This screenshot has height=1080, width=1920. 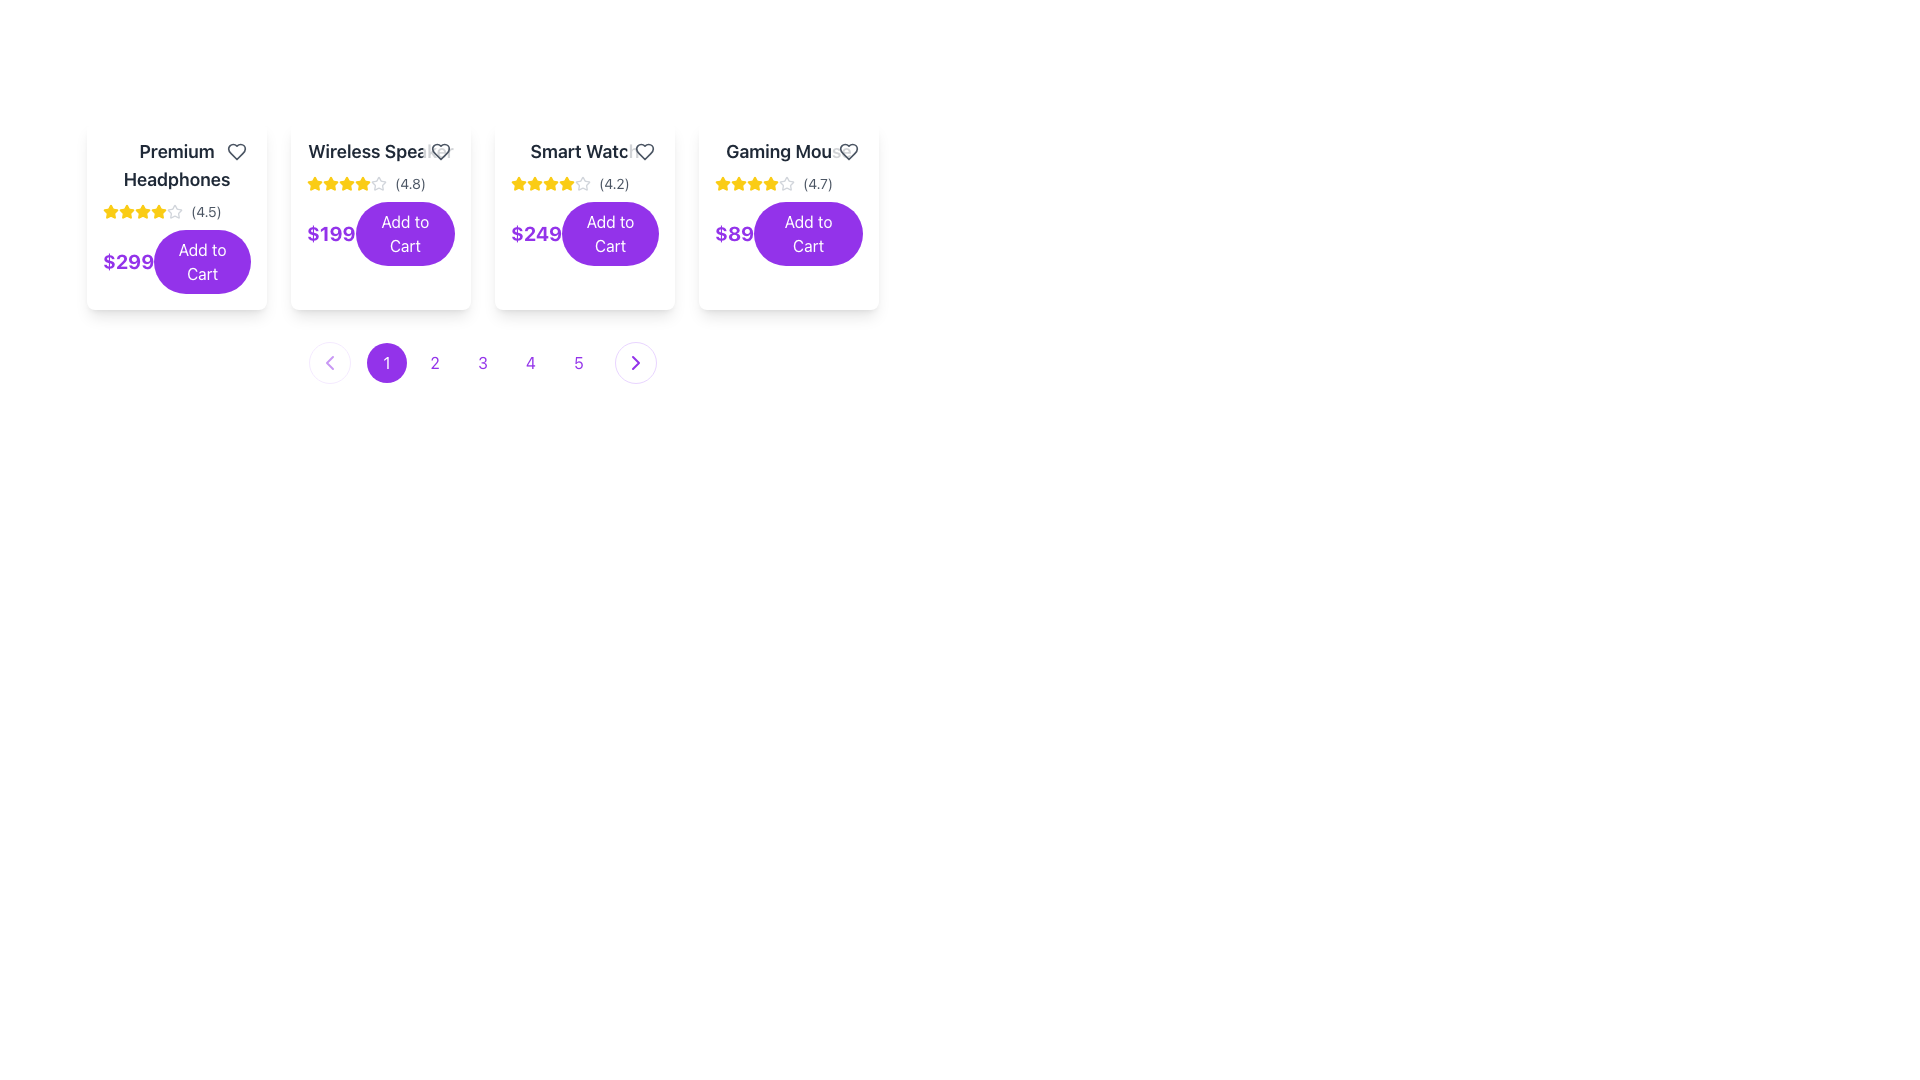 What do you see at coordinates (380, 216) in the screenshot?
I see `the 'Add to Cart' button on the Wireless Speaker product card, which is the second card in a grid layout` at bounding box center [380, 216].